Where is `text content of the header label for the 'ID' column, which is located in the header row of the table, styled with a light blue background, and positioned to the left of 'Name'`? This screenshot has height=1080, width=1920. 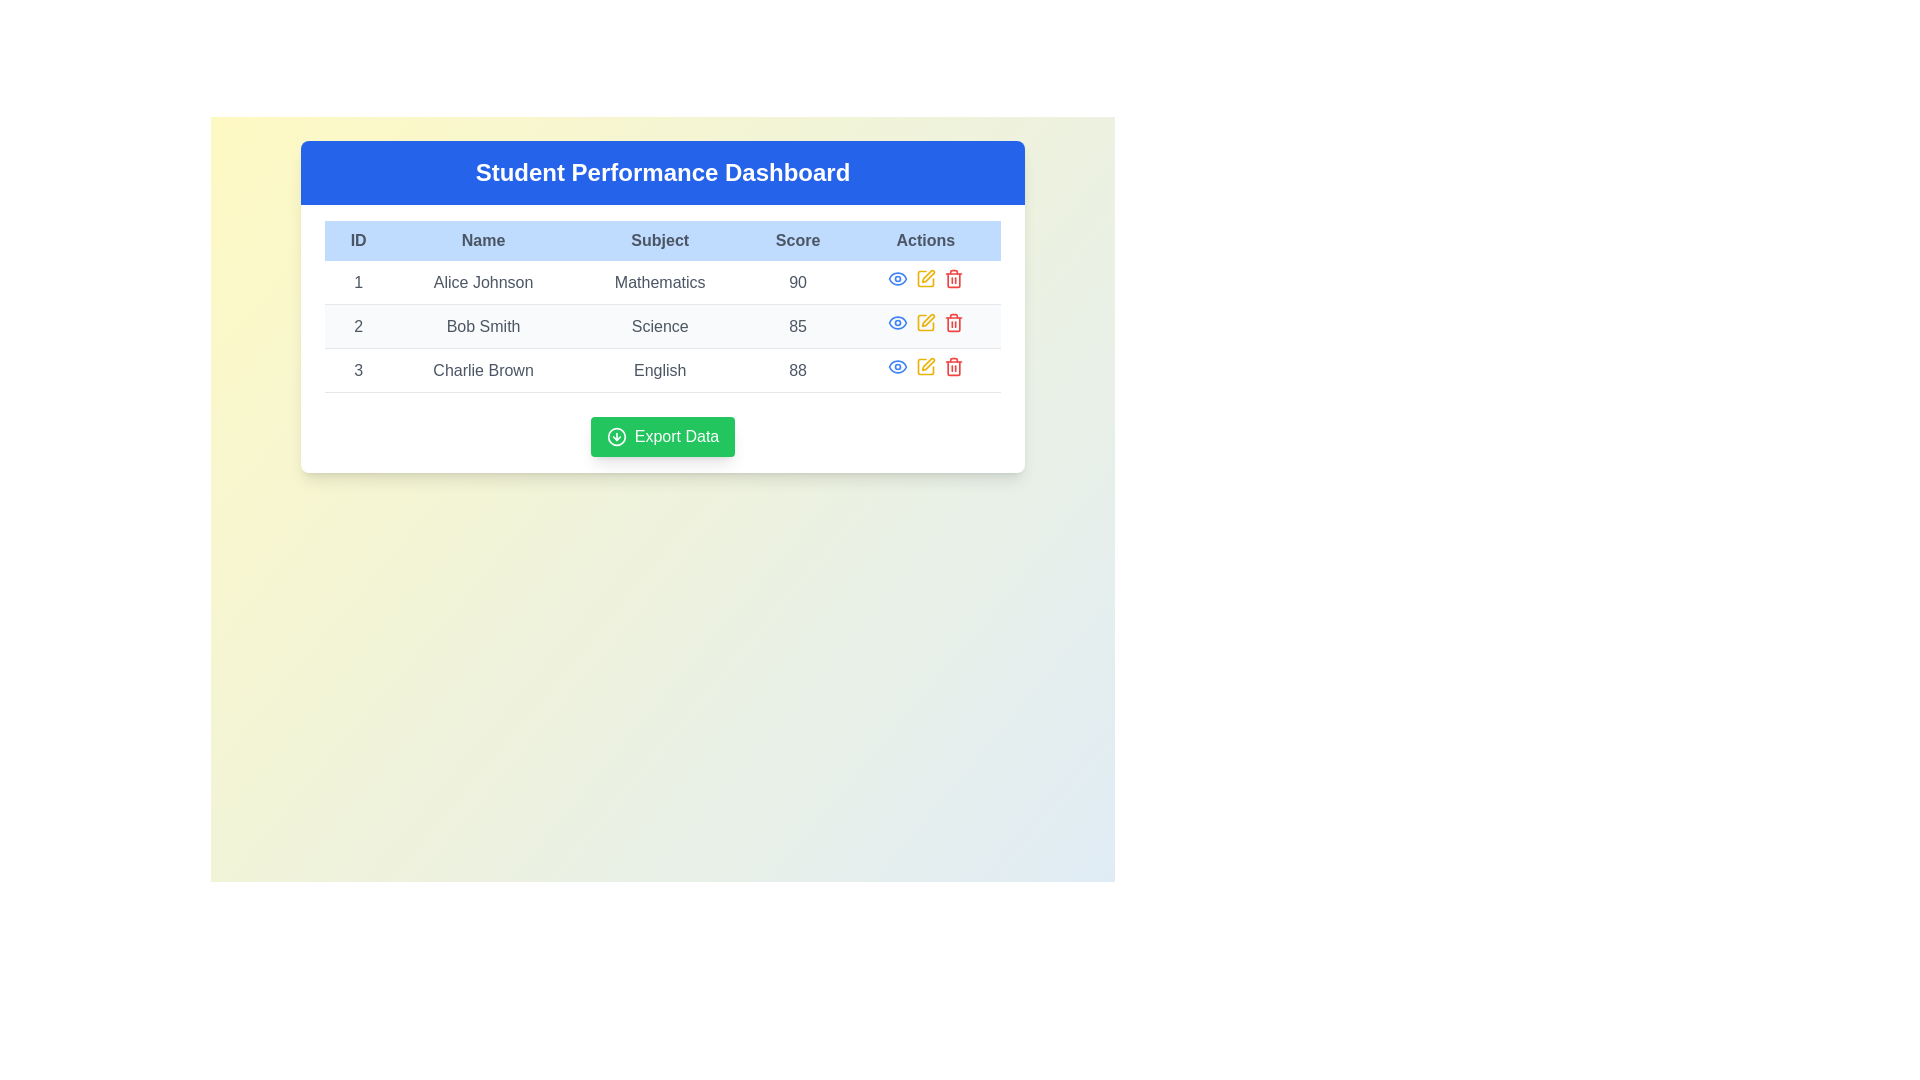 text content of the header label for the 'ID' column, which is located in the header row of the table, styled with a light blue background, and positioned to the left of 'Name' is located at coordinates (358, 239).